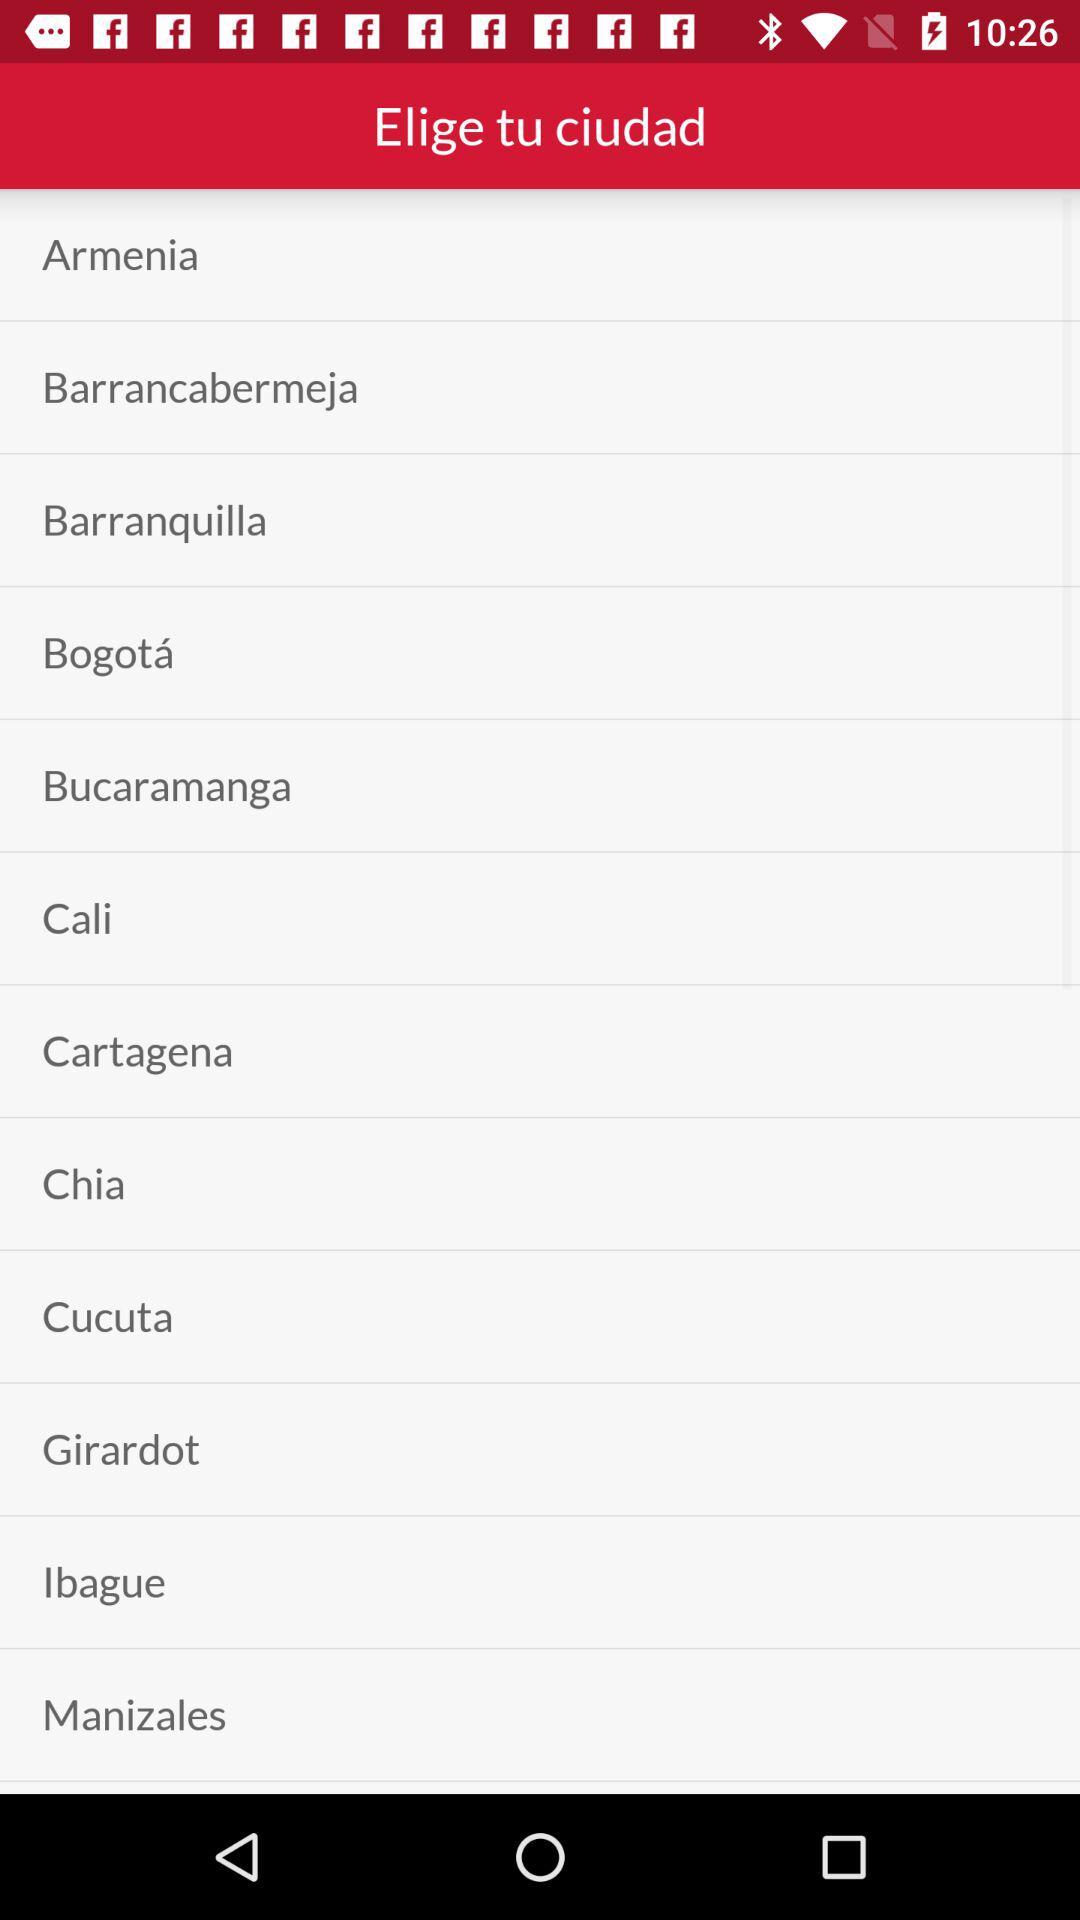  Describe the element at coordinates (82, 1183) in the screenshot. I see `item below the cartagena app` at that location.